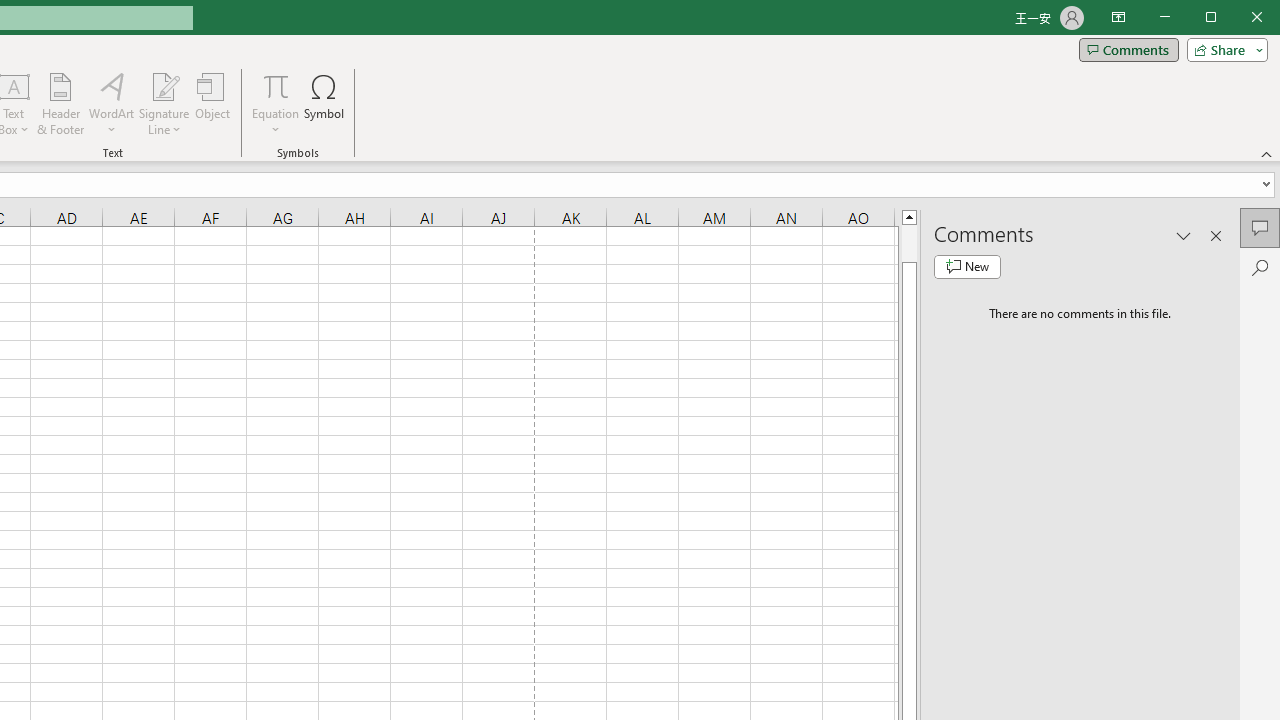 The height and width of the screenshot is (720, 1280). I want to click on 'Search', so click(1259, 266).